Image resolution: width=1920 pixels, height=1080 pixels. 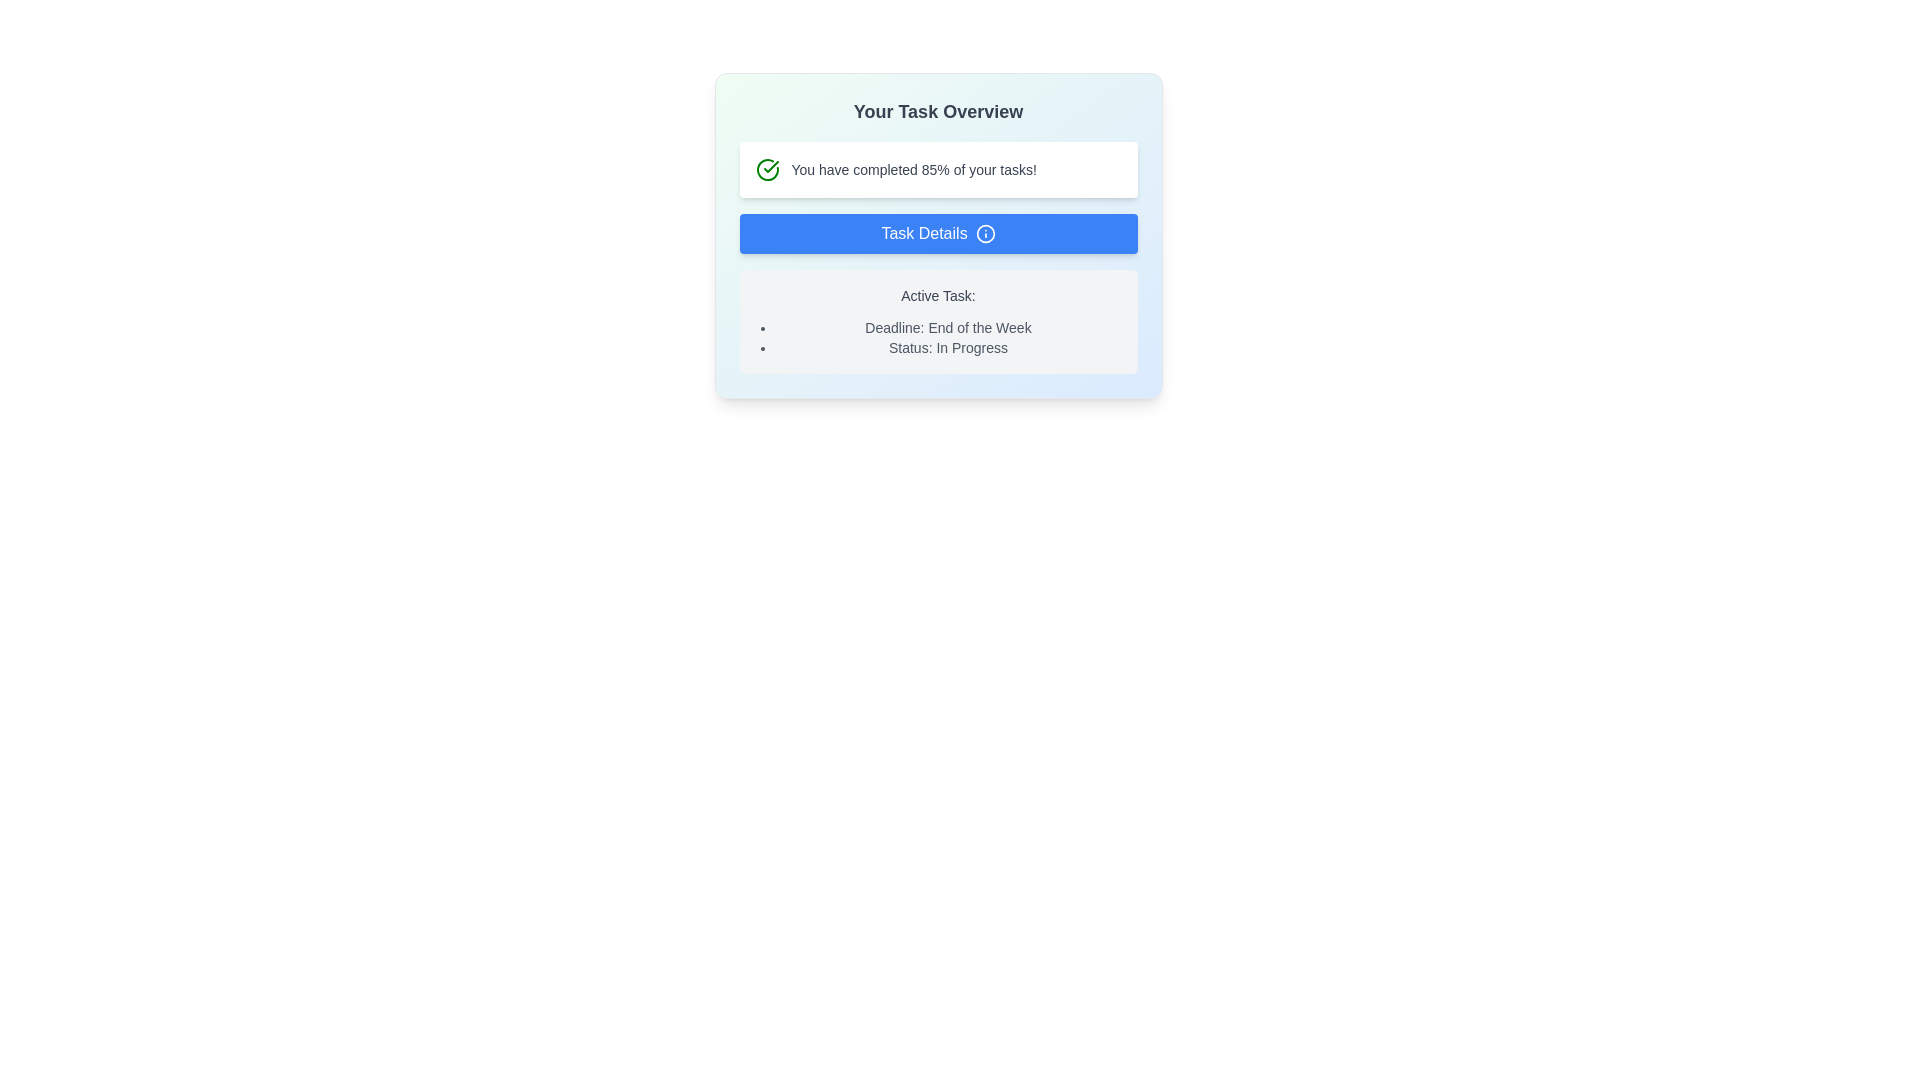 I want to click on the information indicated by the information icon positioned to the right of the 'Task Details' text in the button, so click(x=985, y=233).